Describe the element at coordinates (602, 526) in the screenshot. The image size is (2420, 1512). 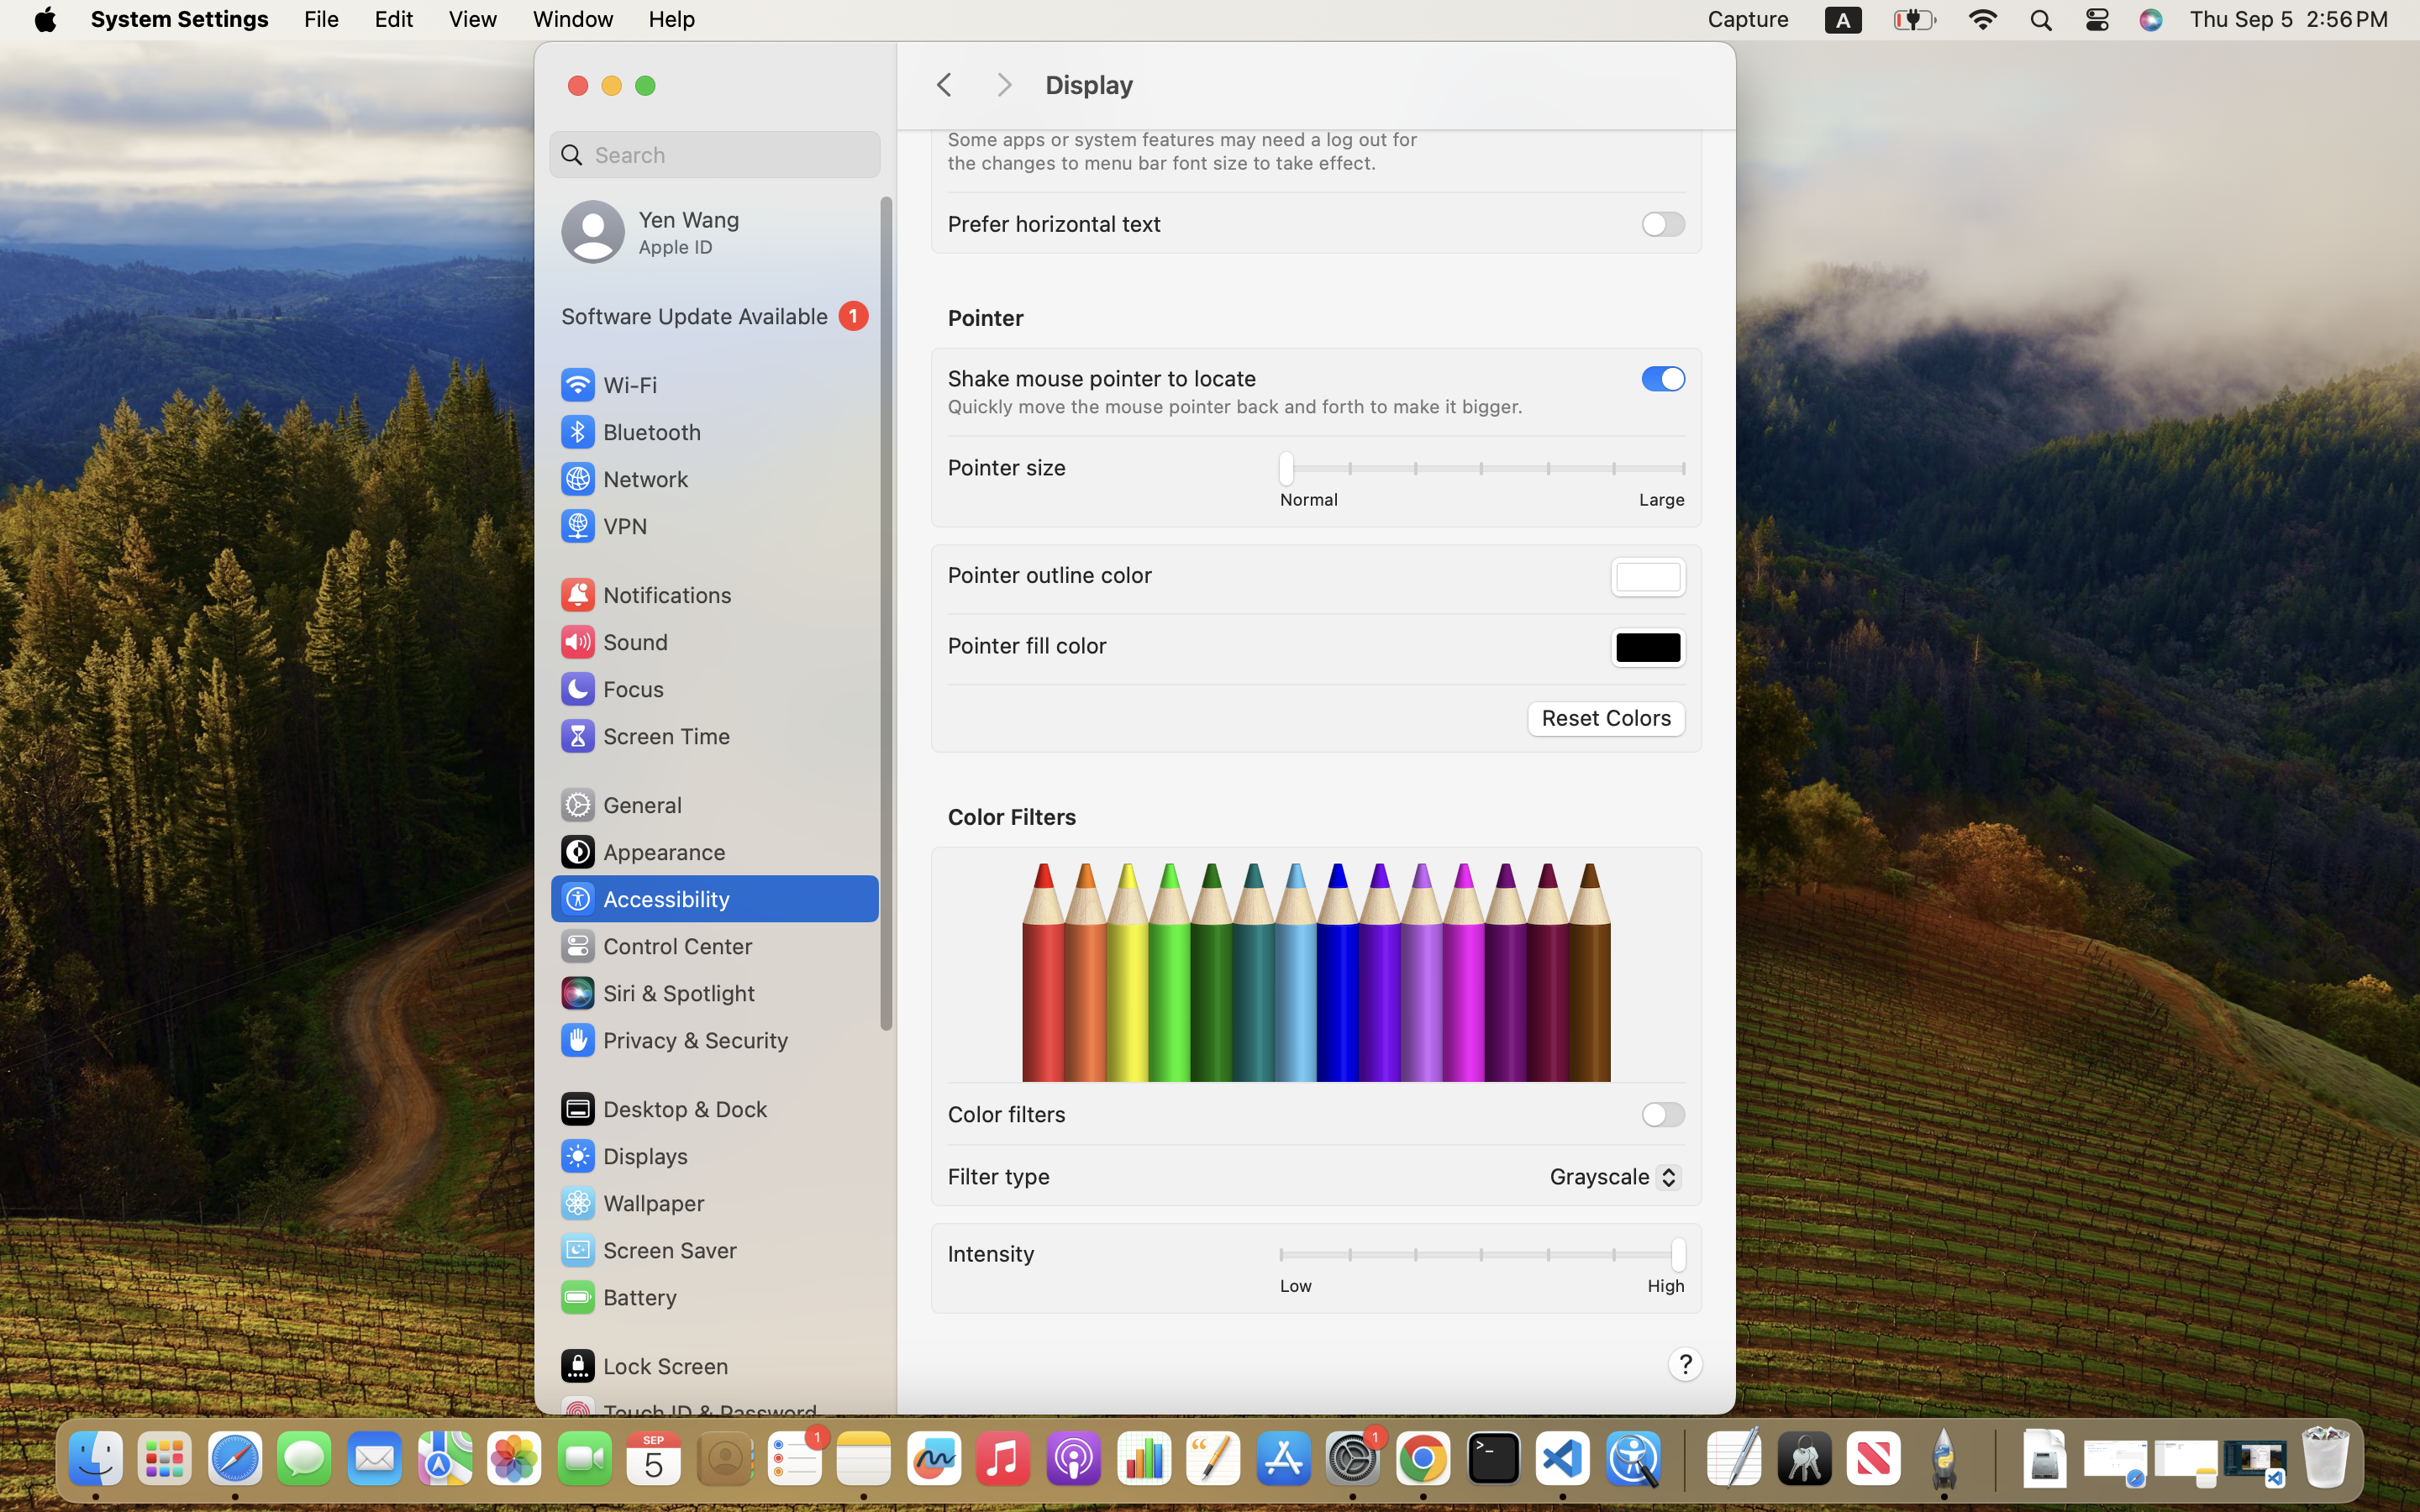
I see `'VPN'` at that location.